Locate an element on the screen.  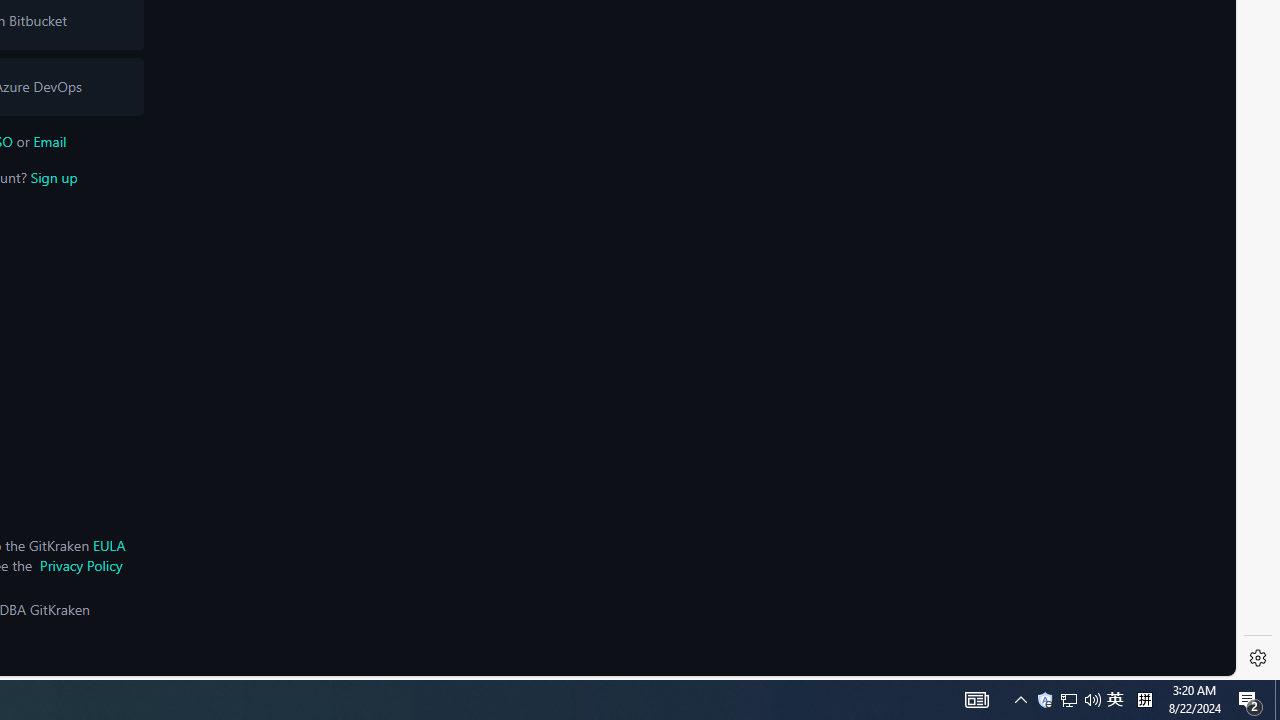
'Email' is located at coordinates (49, 140).